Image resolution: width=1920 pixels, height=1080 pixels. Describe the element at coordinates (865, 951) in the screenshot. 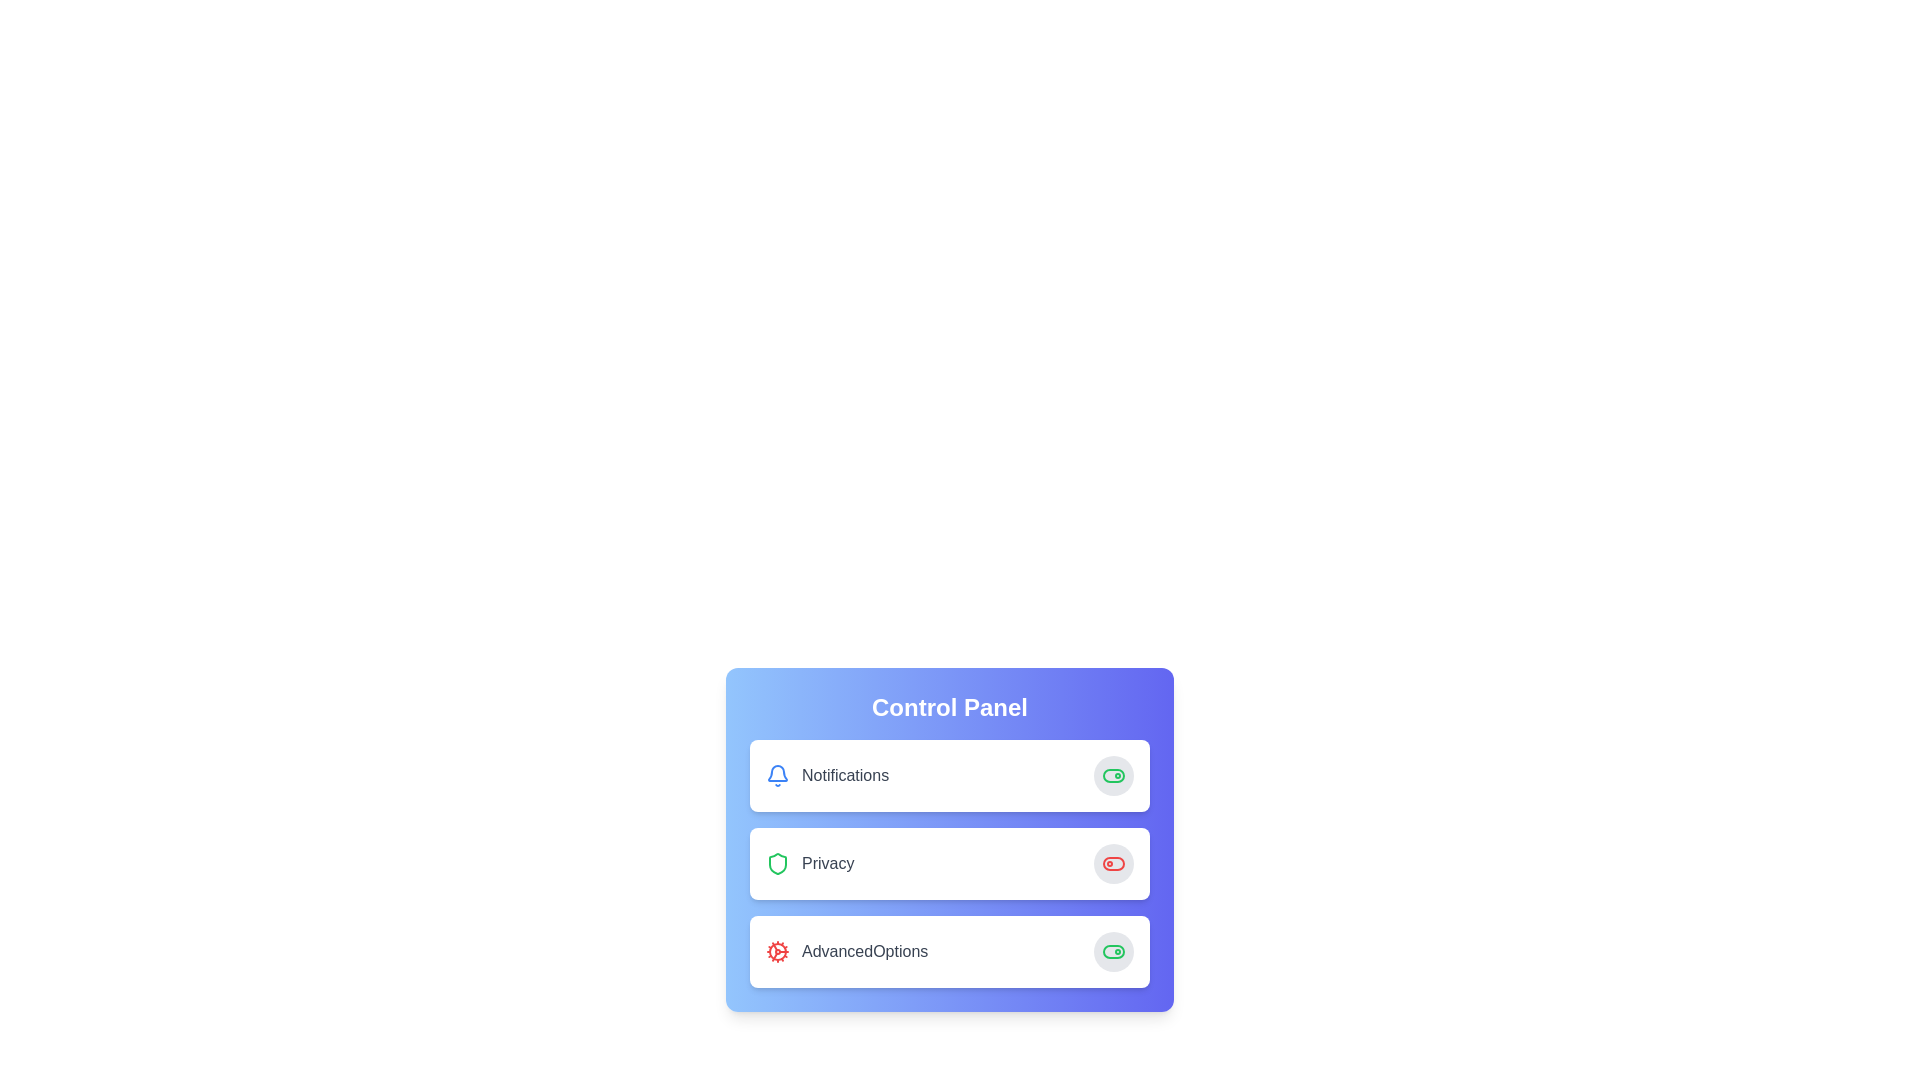

I see `the context of the text label` at that location.